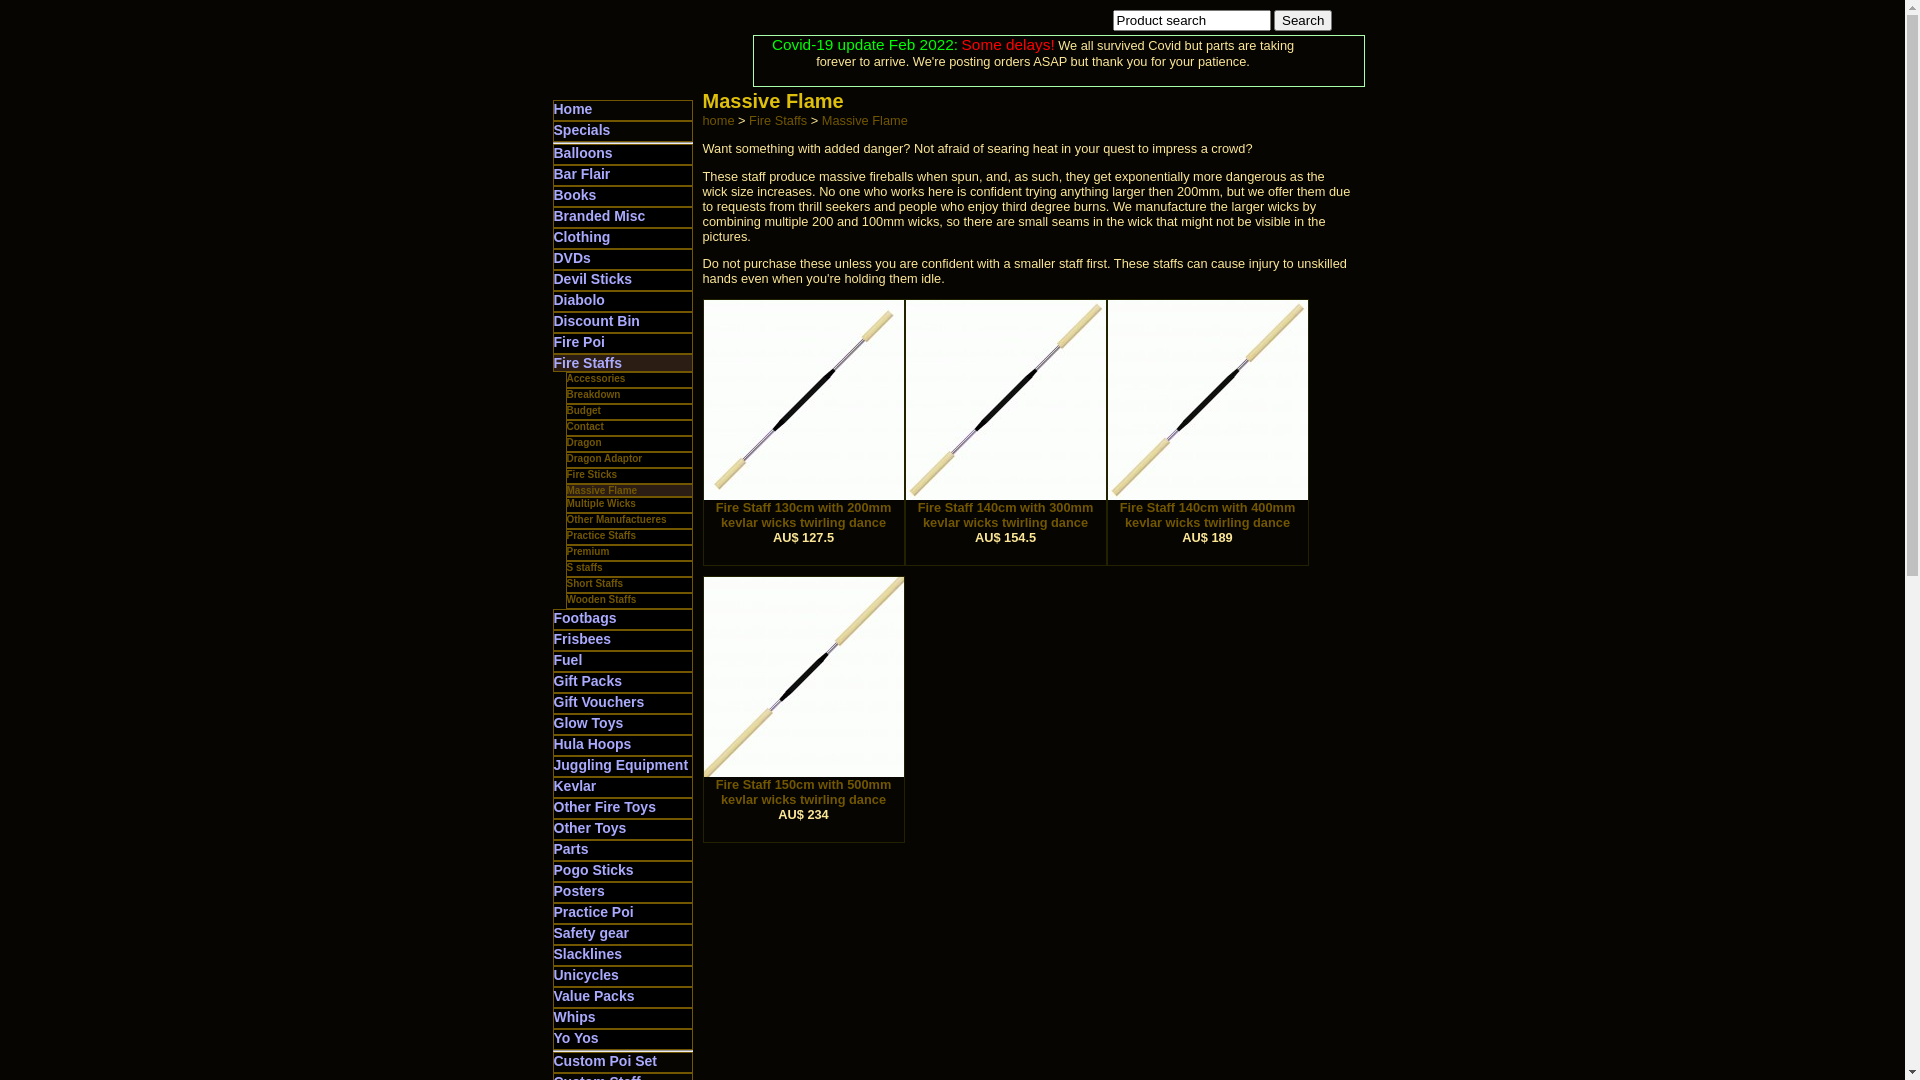  What do you see at coordinates (553, 933) in the screenshot?
I see `'Safety gear'` at bounding box center [553, 933].